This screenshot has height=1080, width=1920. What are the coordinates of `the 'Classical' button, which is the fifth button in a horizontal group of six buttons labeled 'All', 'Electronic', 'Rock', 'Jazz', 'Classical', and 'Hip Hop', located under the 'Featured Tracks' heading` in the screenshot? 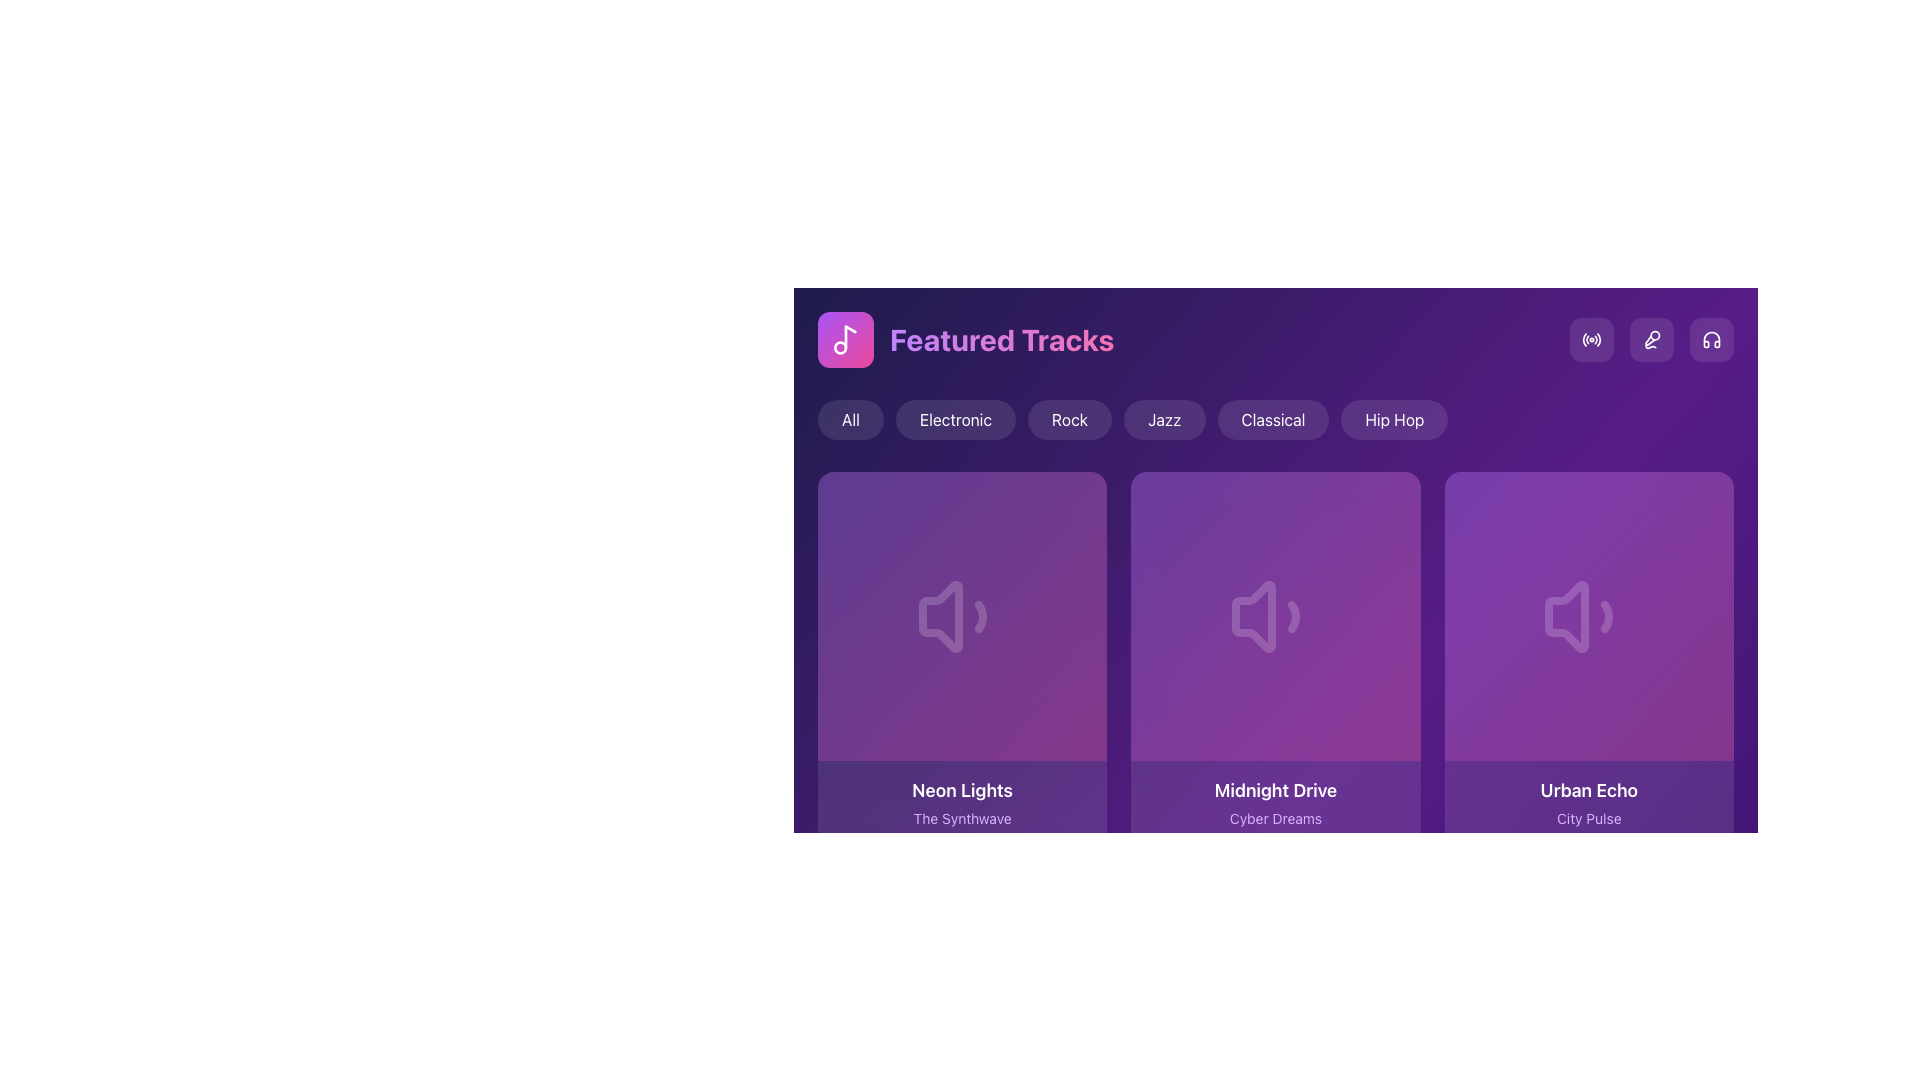 It's located at (1272, 419).